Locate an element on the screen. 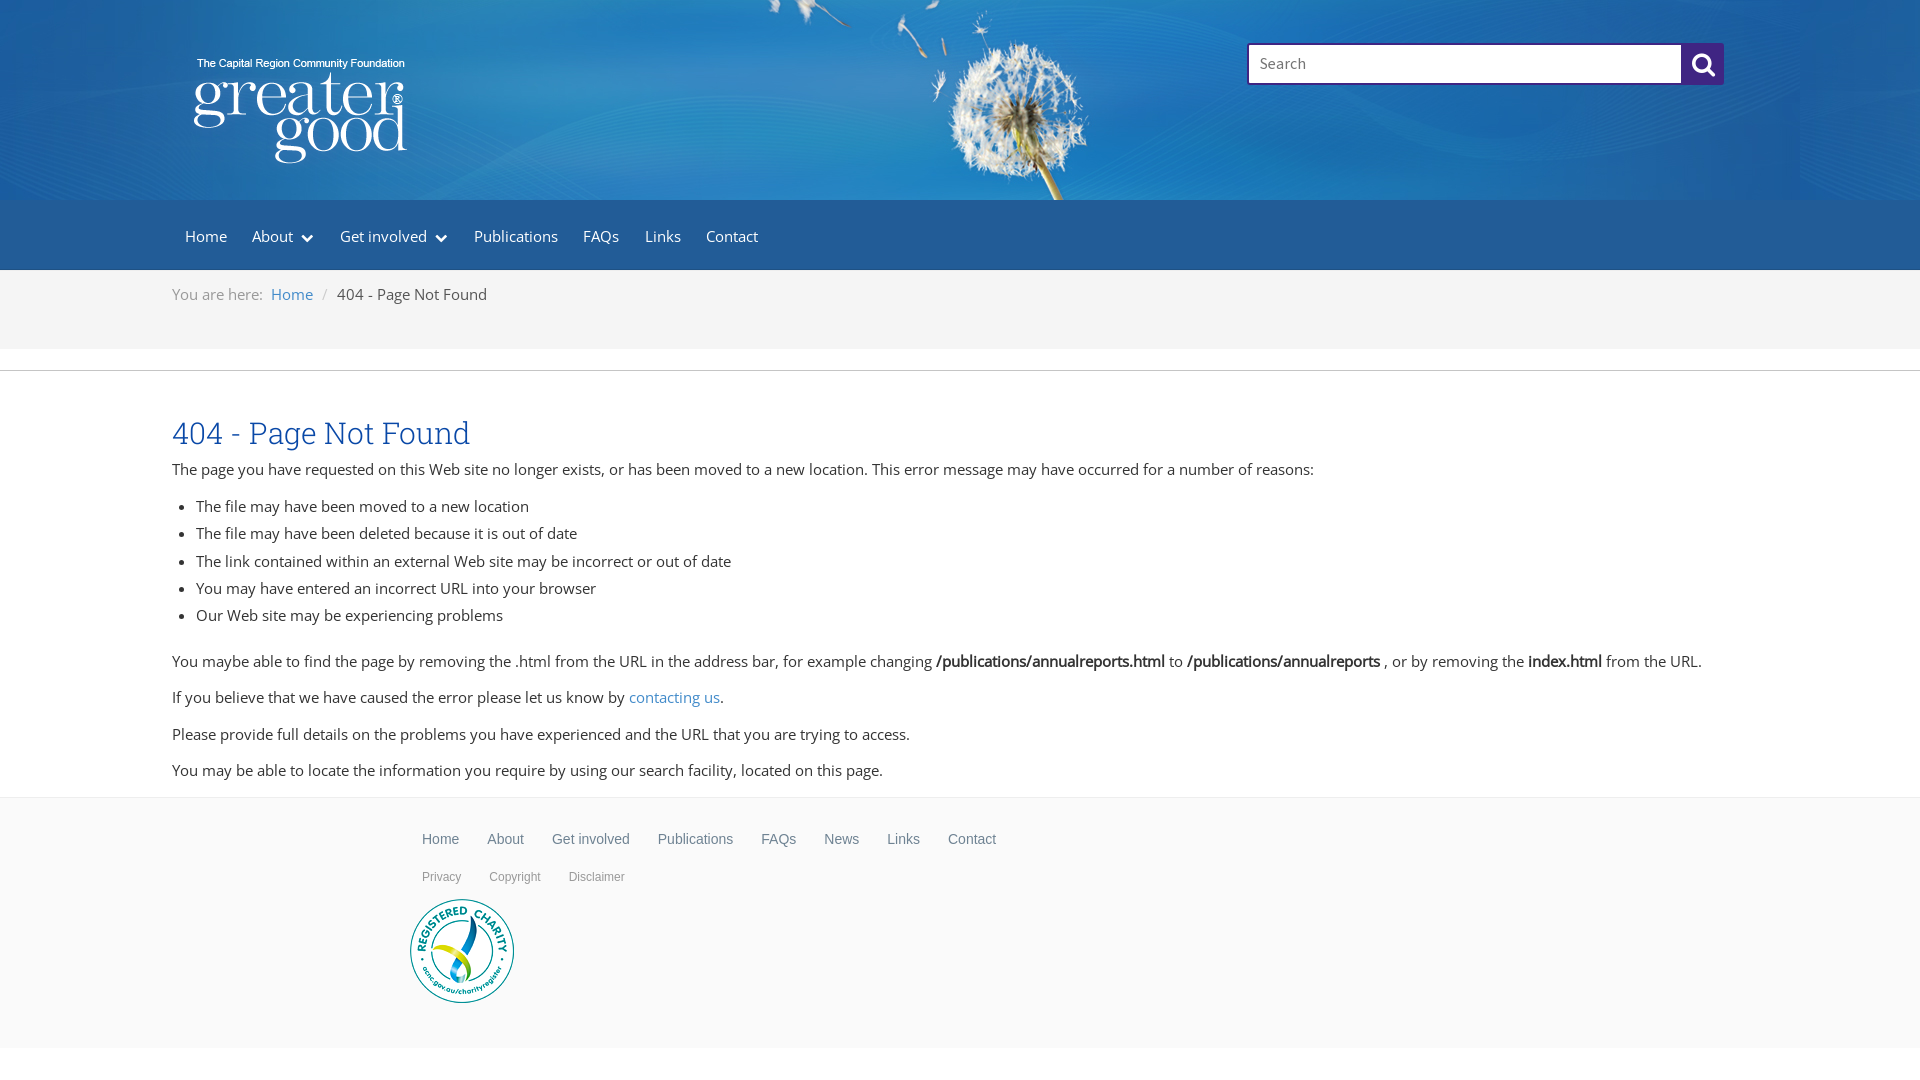 The image size is (1920, 1080). 'About' is located at coordinates (505, 839).